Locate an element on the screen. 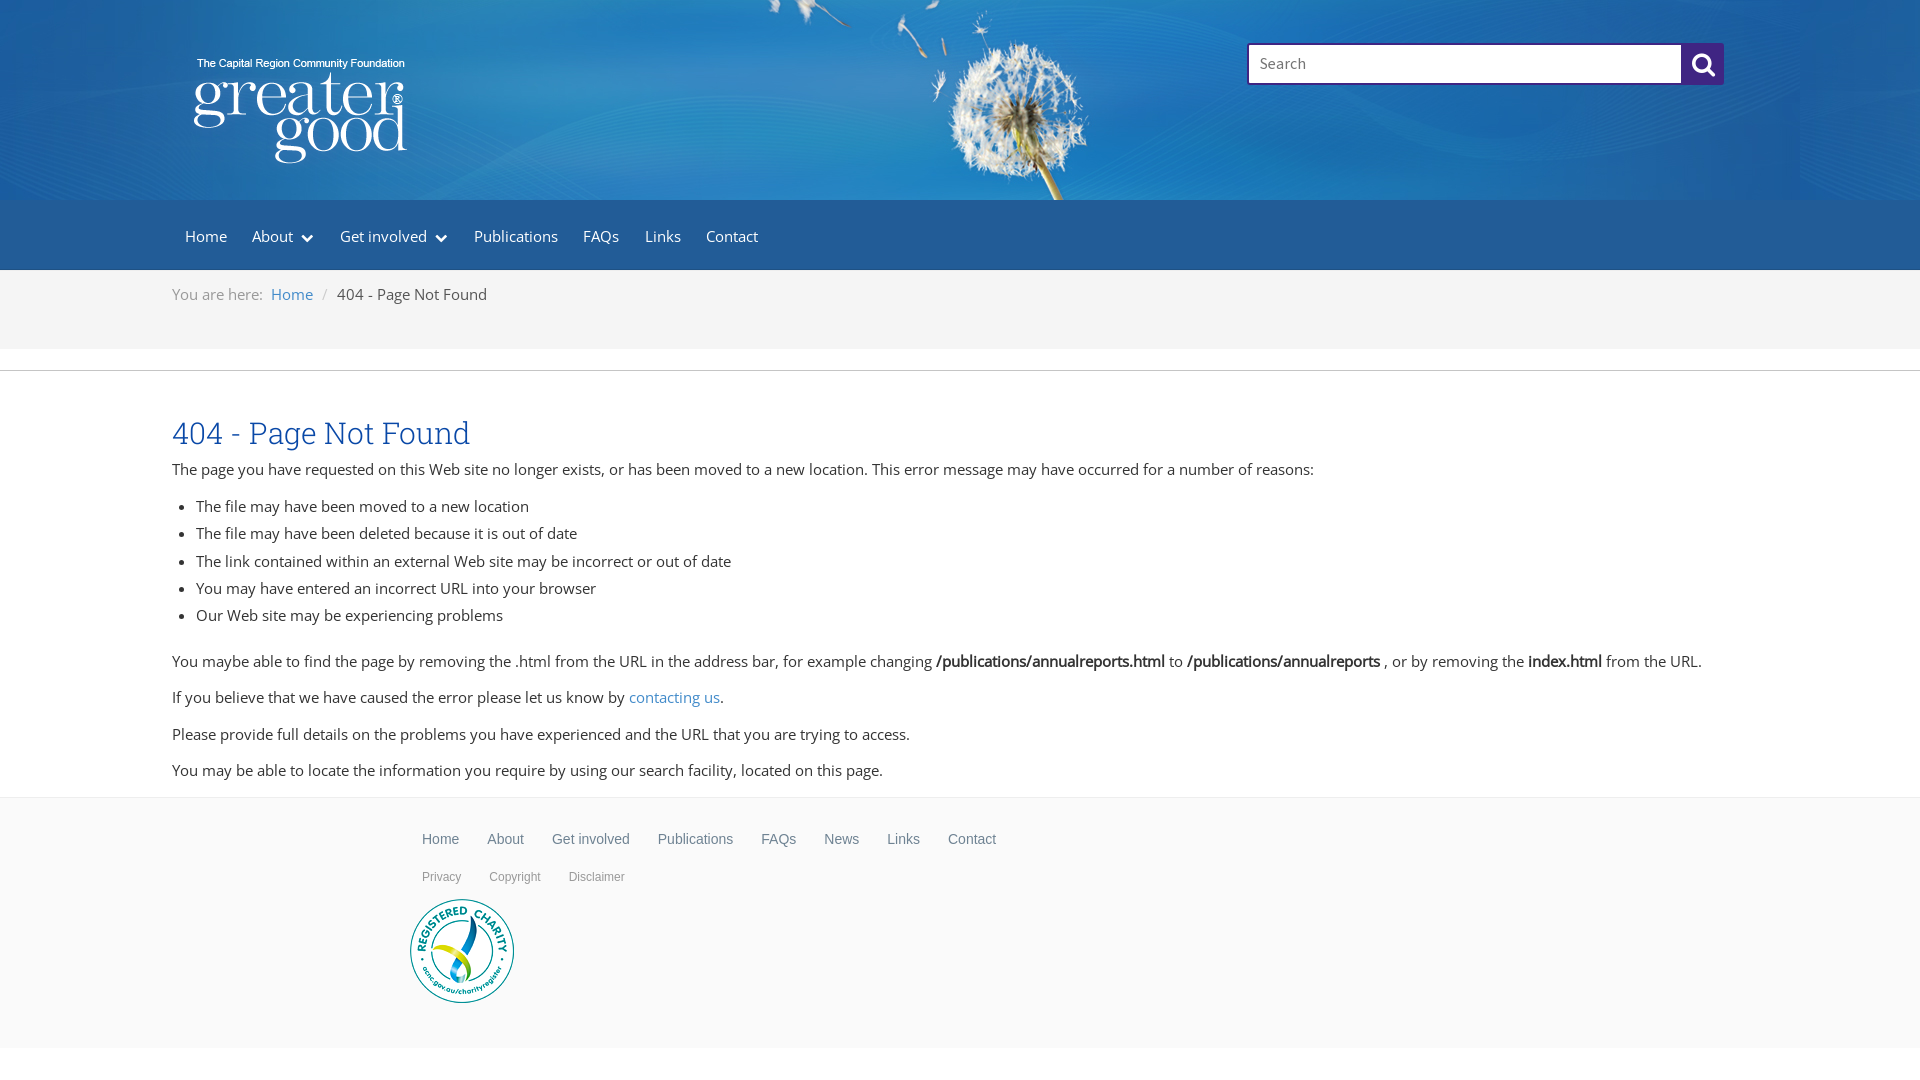 The image size is (1920, 1080). 'About' is located at coordinates (505, 839).